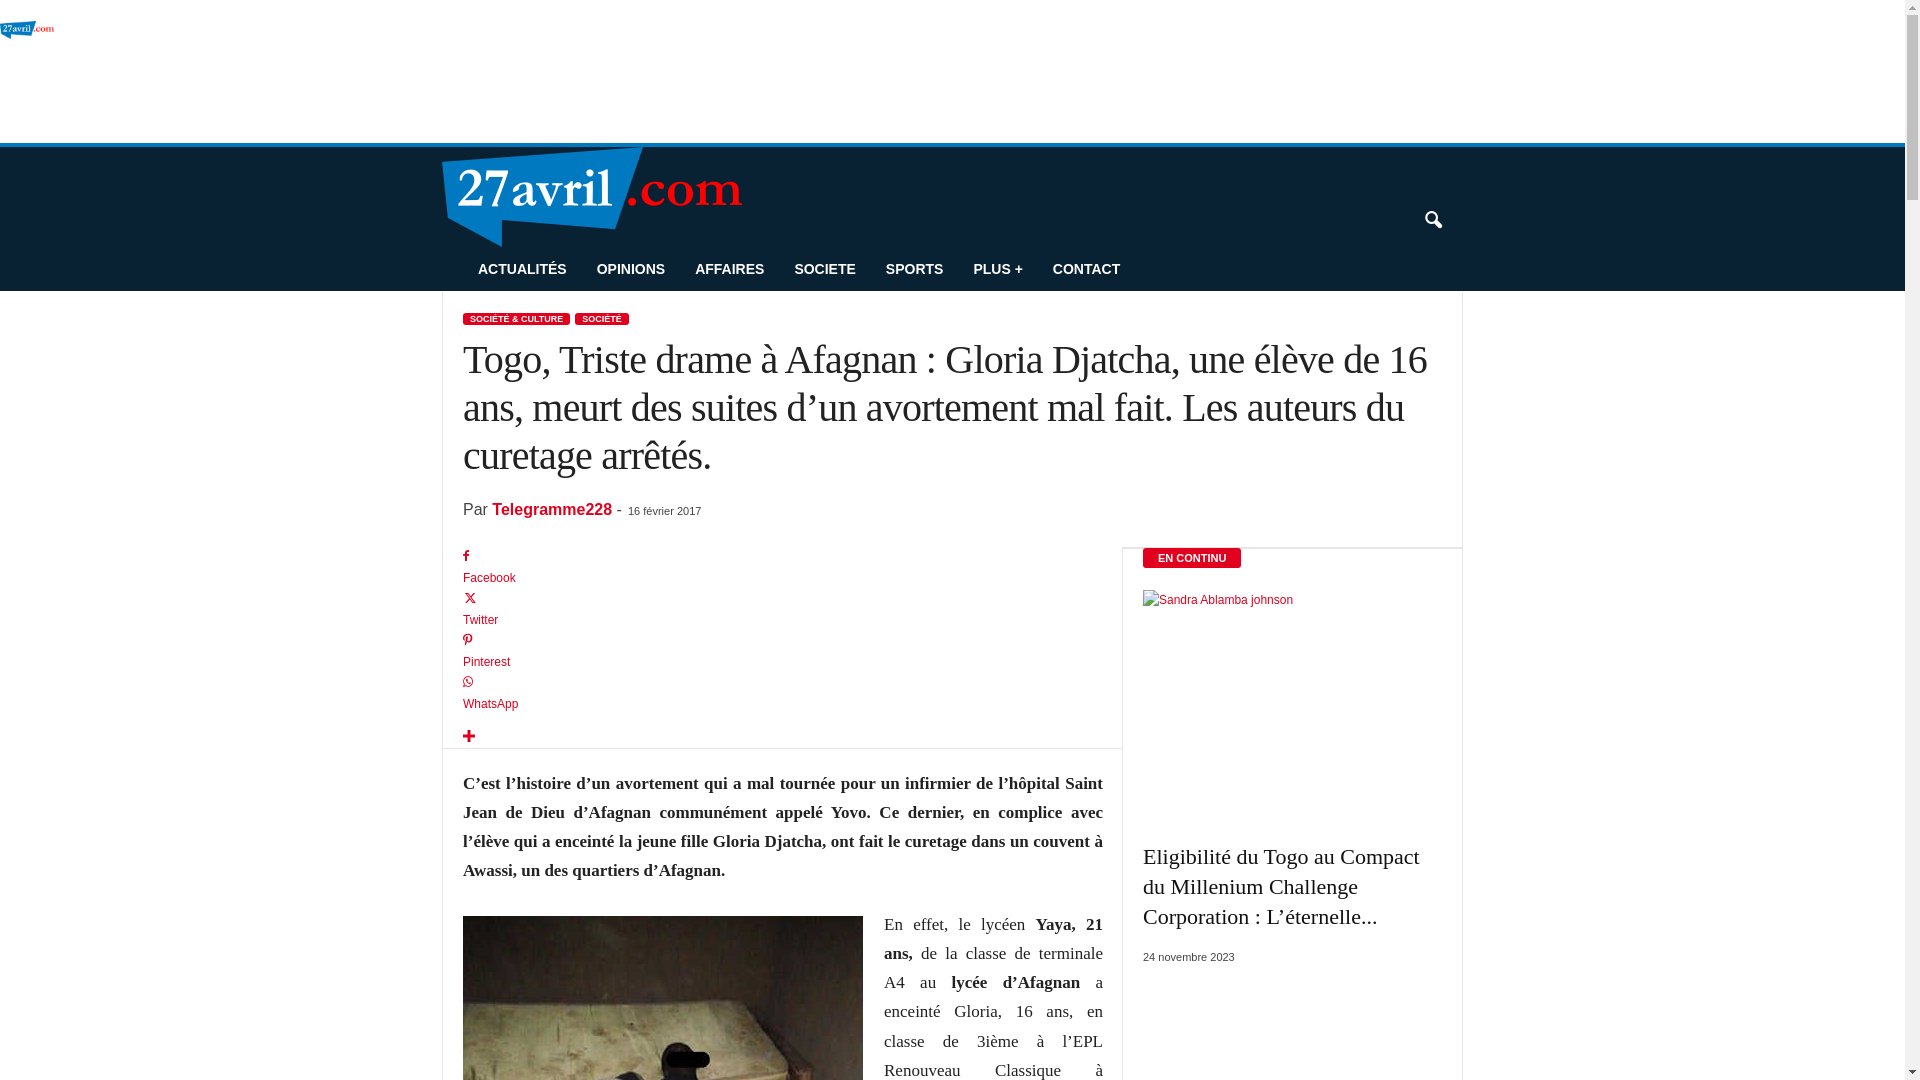  Describe the element at coordinates (629, 268) in the screenshot. I see `'OPINIONS'` at that location.